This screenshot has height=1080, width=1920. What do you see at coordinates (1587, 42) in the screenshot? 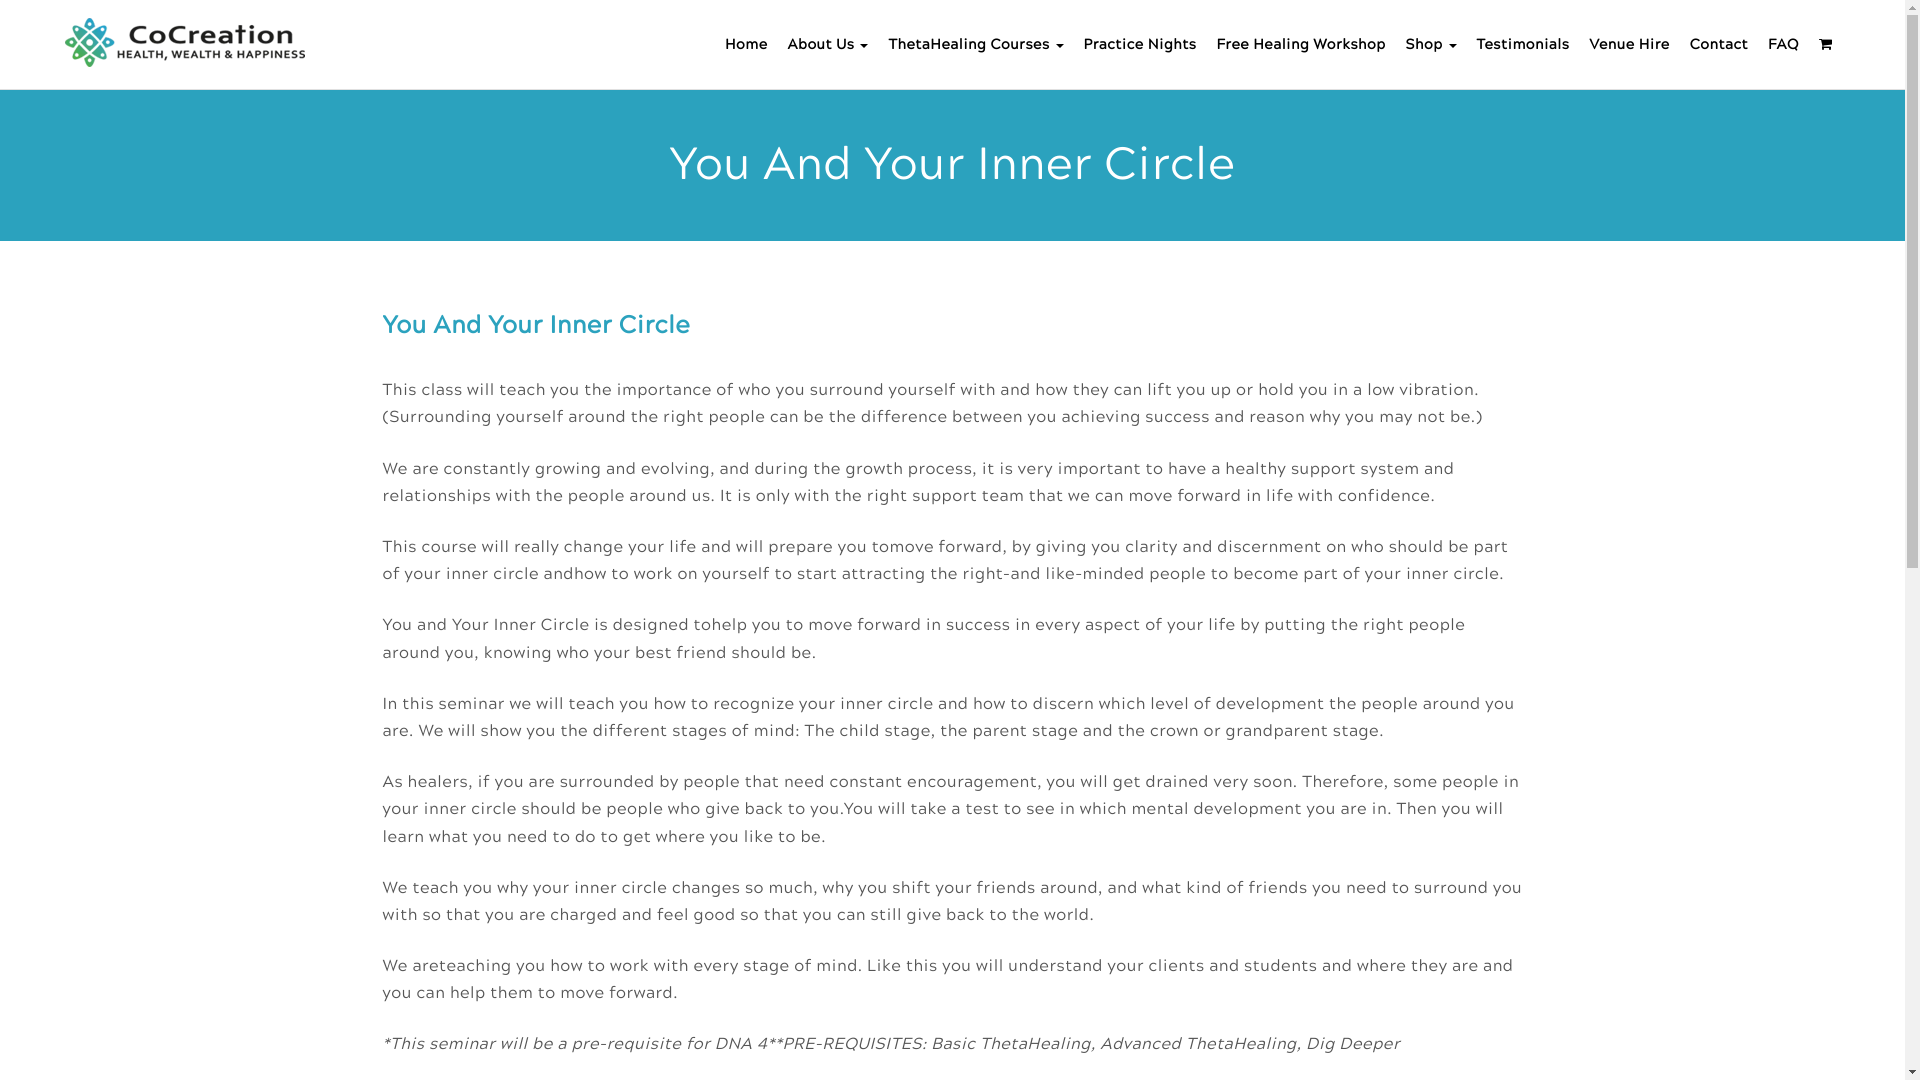
I see `'Venue Hire'` at bounding box center [1587, 42].